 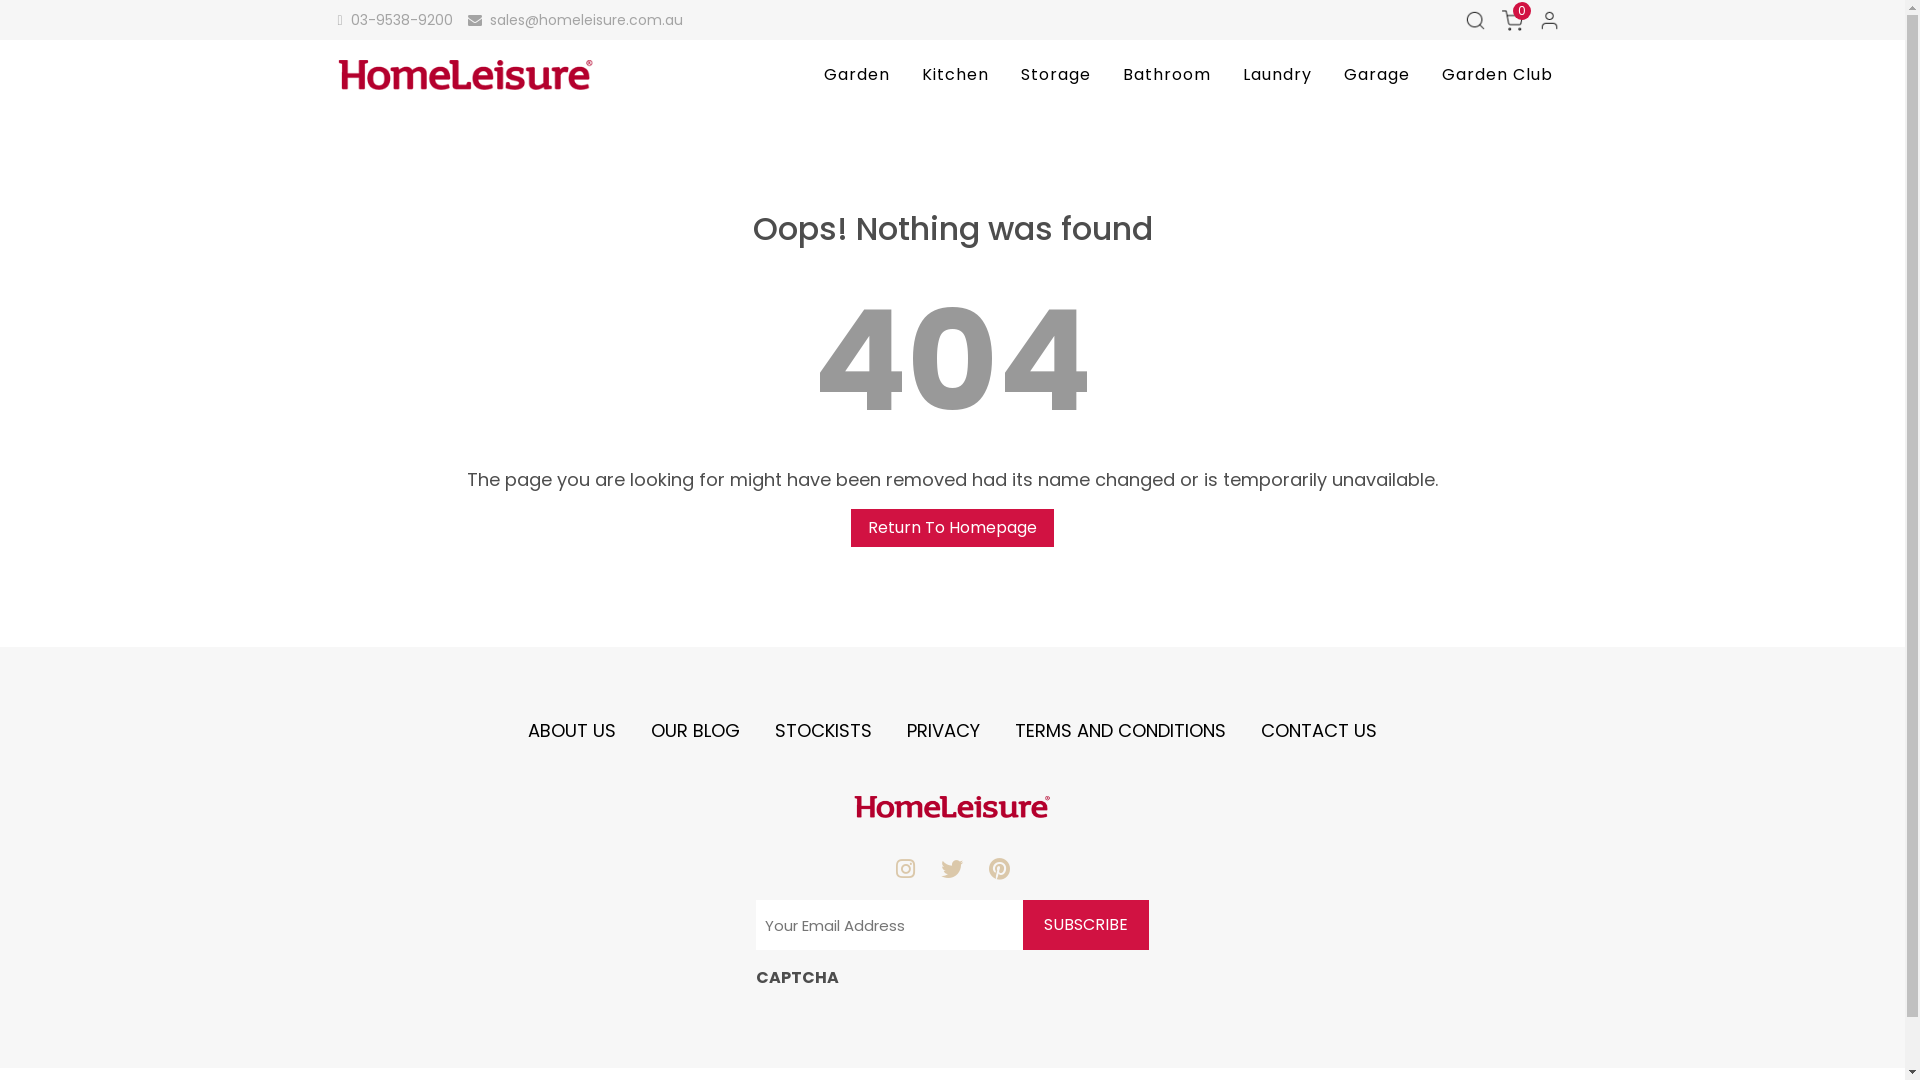 What do you see at coordinates (906, 73) in the screenshot?
I see `'Kitchen'` at bounding box center [906, 73].